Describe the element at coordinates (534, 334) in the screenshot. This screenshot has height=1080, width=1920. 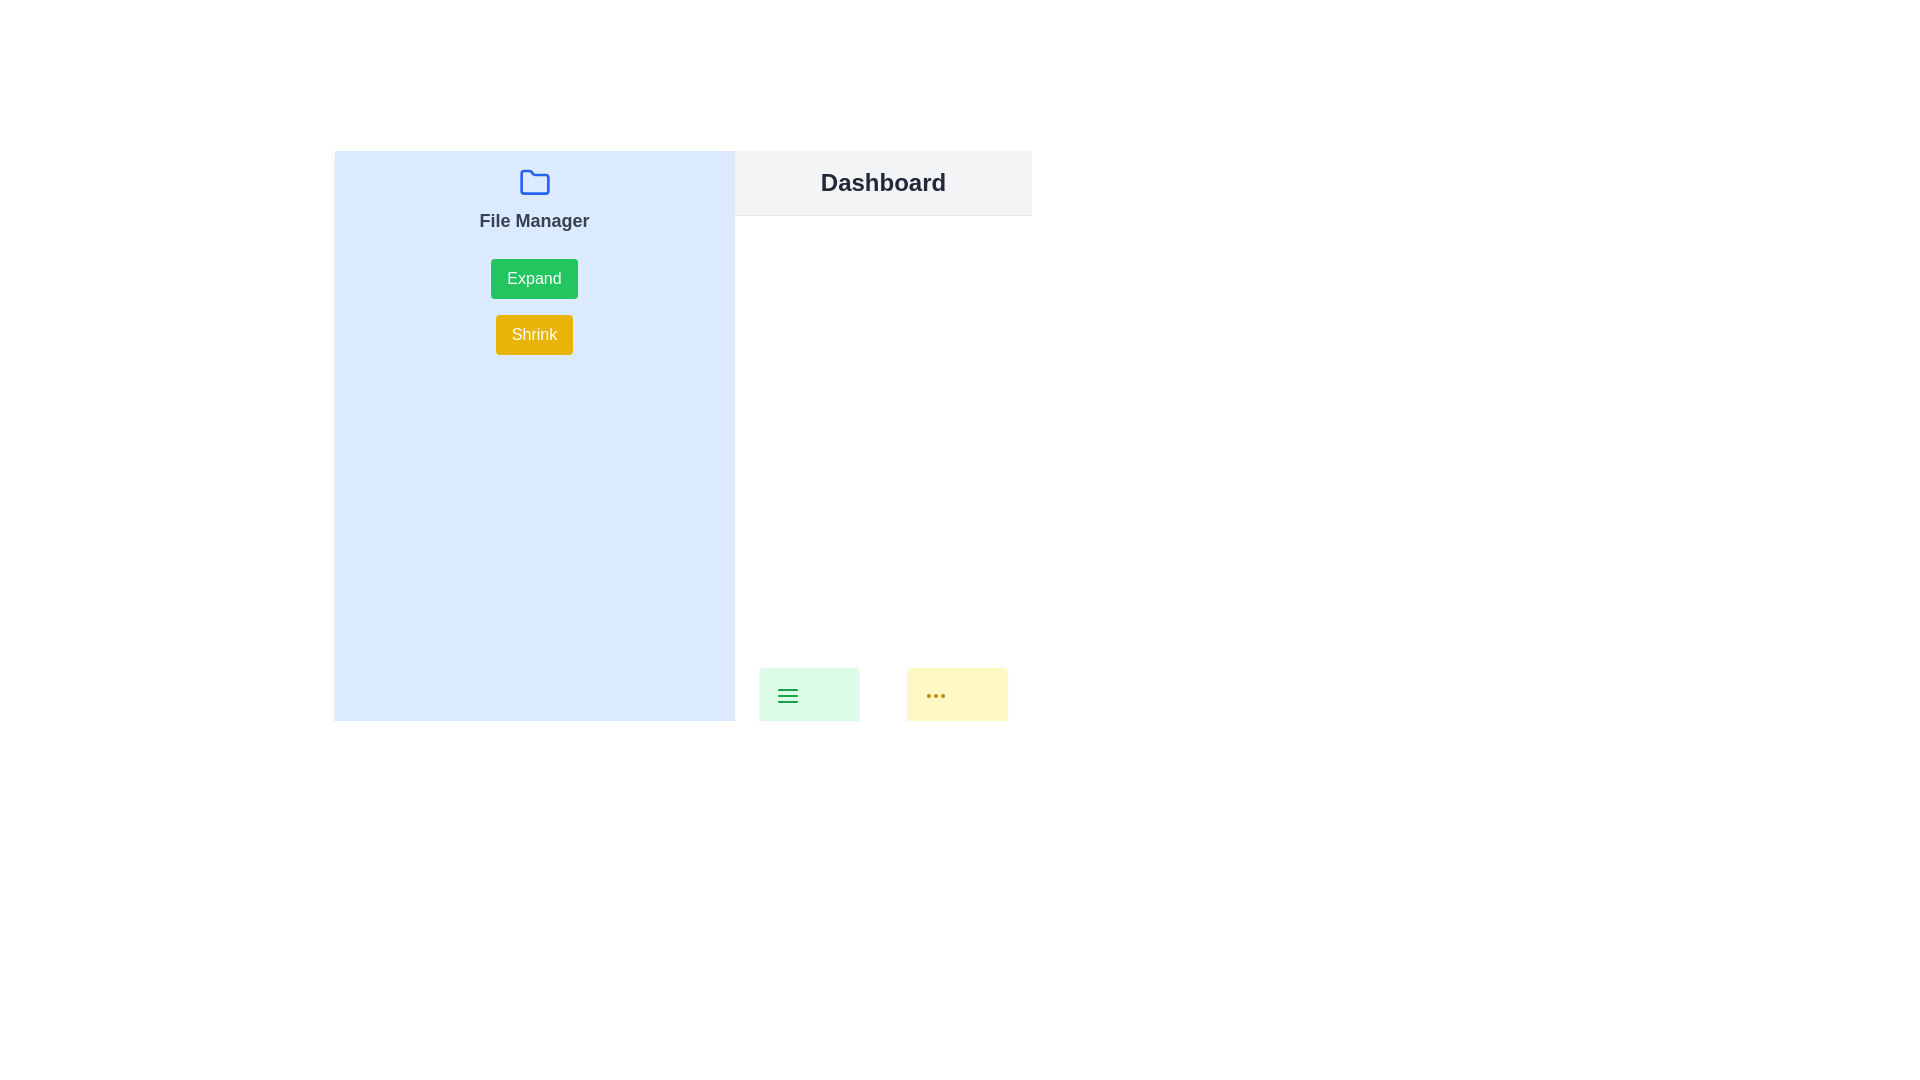
I see `the collapse button located below the green 'Expand' button in the 'File Manager' section` at that location.